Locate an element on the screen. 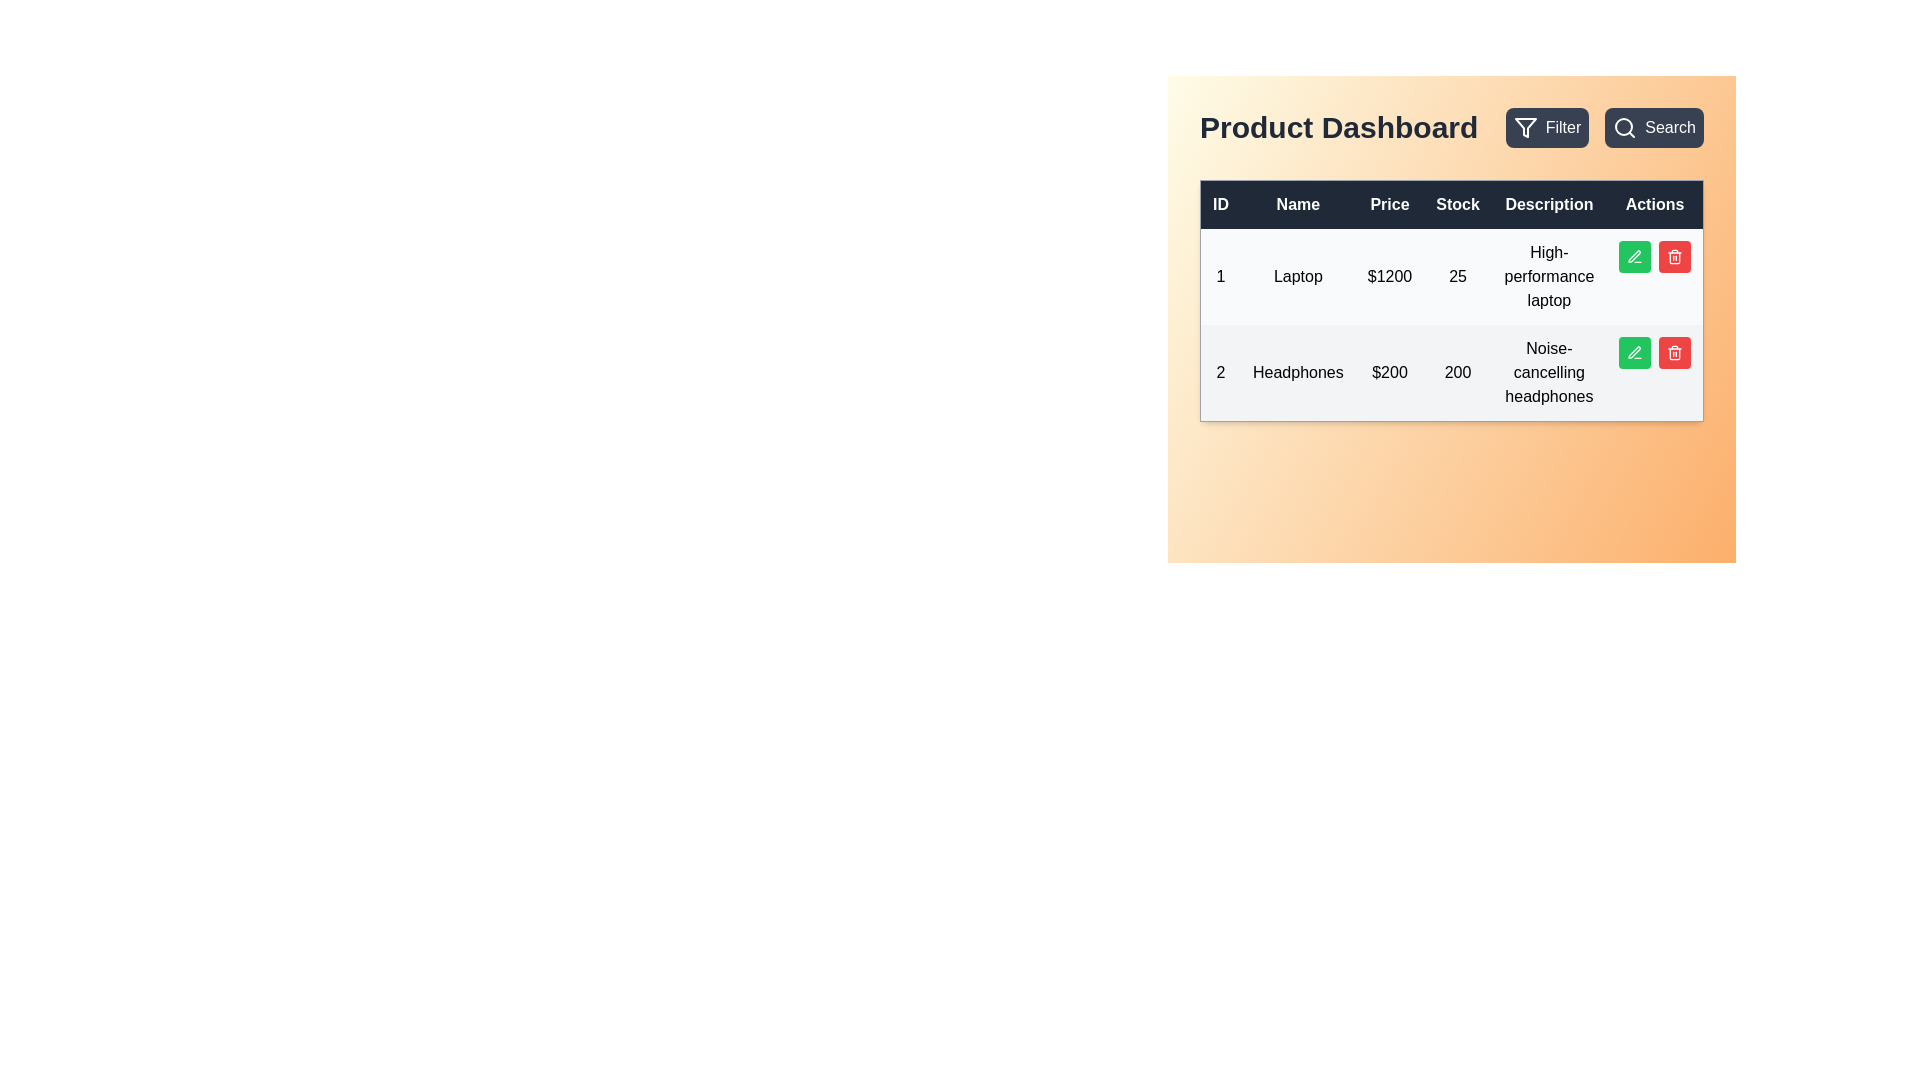 Image resolution: width=1920 pixels, height=1080 pixels. the circular part of the search icon, which visually represents the magnifying lens, located at the top right corner near the 'Search' label in the header area is located at coordinates (1624, 127).